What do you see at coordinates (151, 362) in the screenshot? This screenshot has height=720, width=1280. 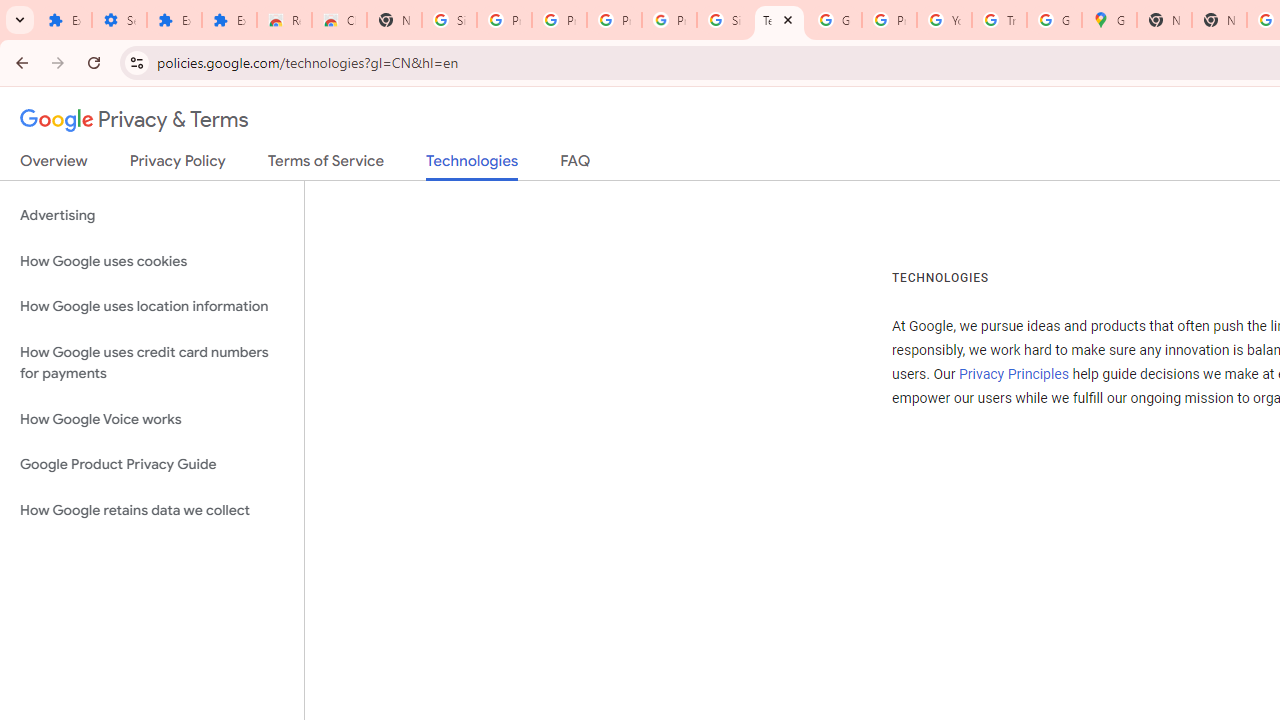 I see `'How Google uses credit card numbers for payments'` at bounding box center [151, 362].